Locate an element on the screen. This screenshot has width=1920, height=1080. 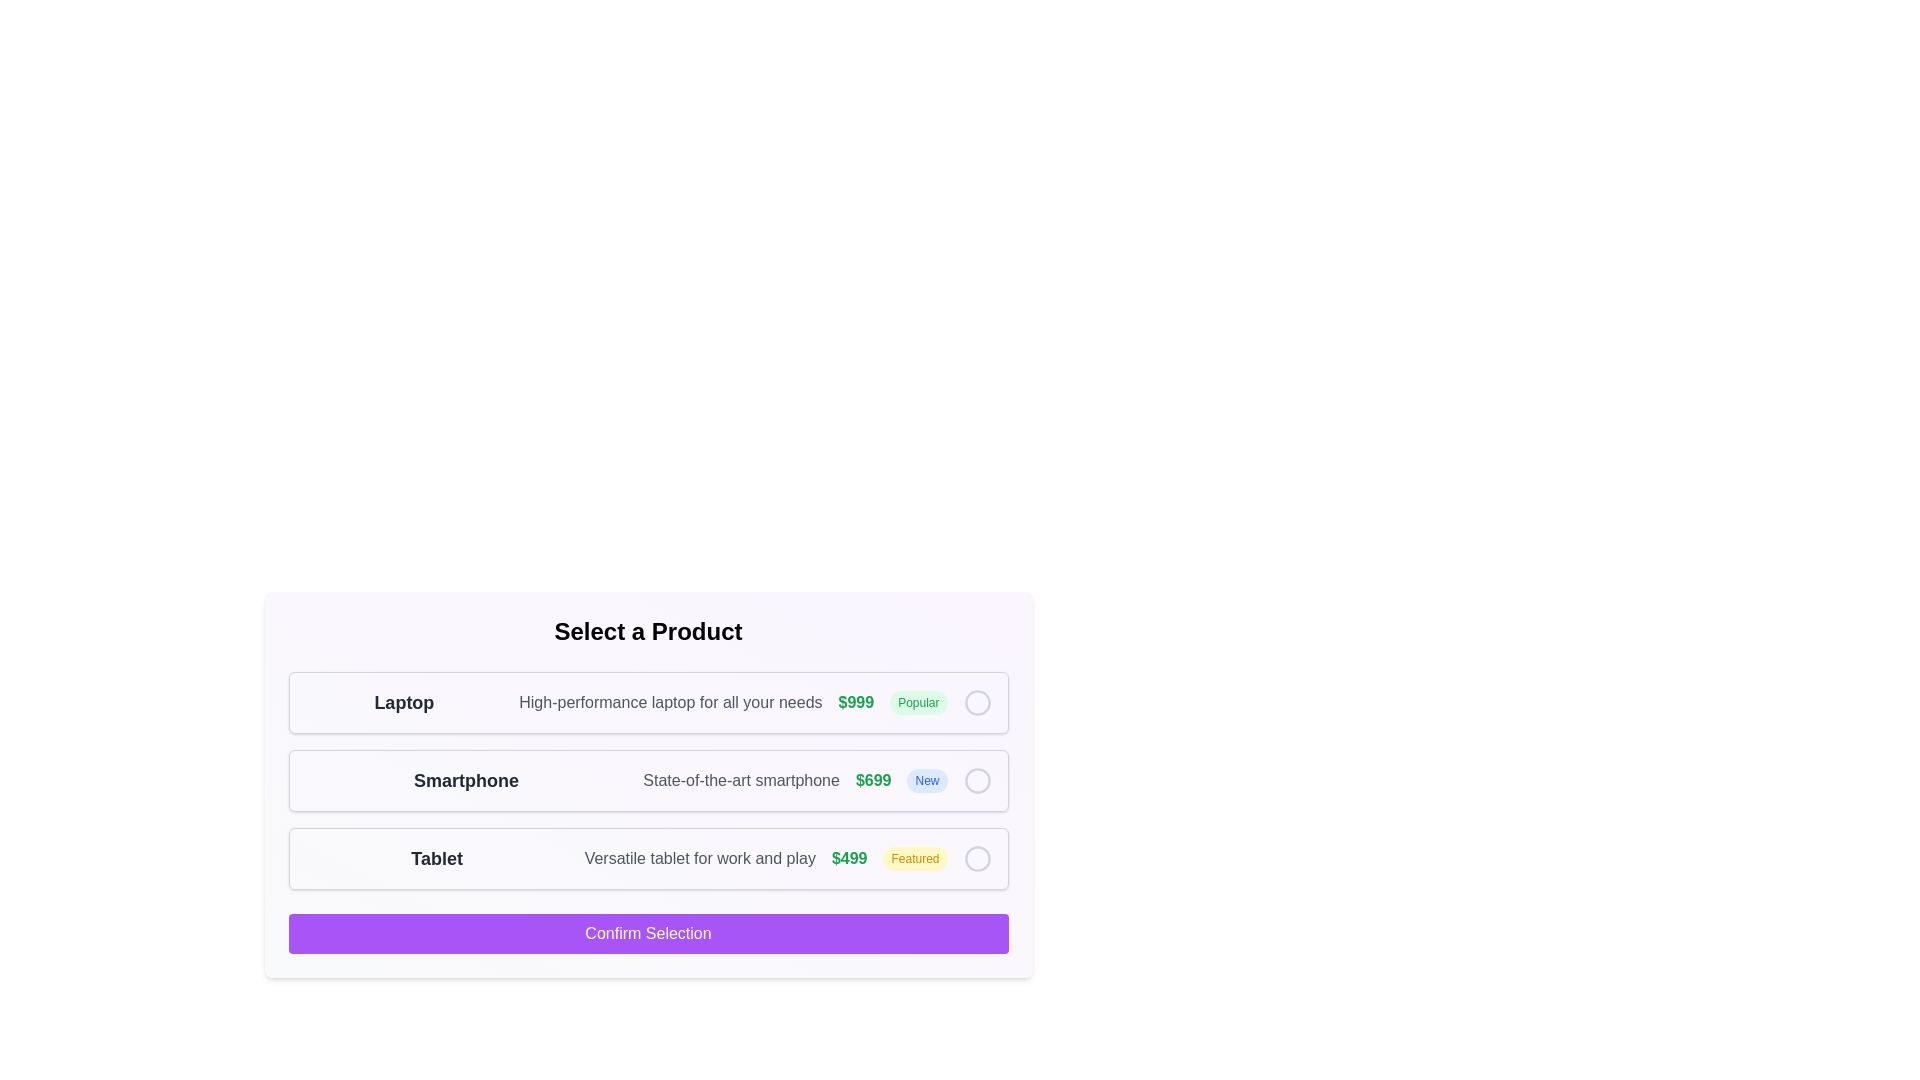
the text label that reads 'Versatile tablet for work and play', which is located next to the title 'Tablet' and to the left of the price '$499' is located at coordinates (700, 858).